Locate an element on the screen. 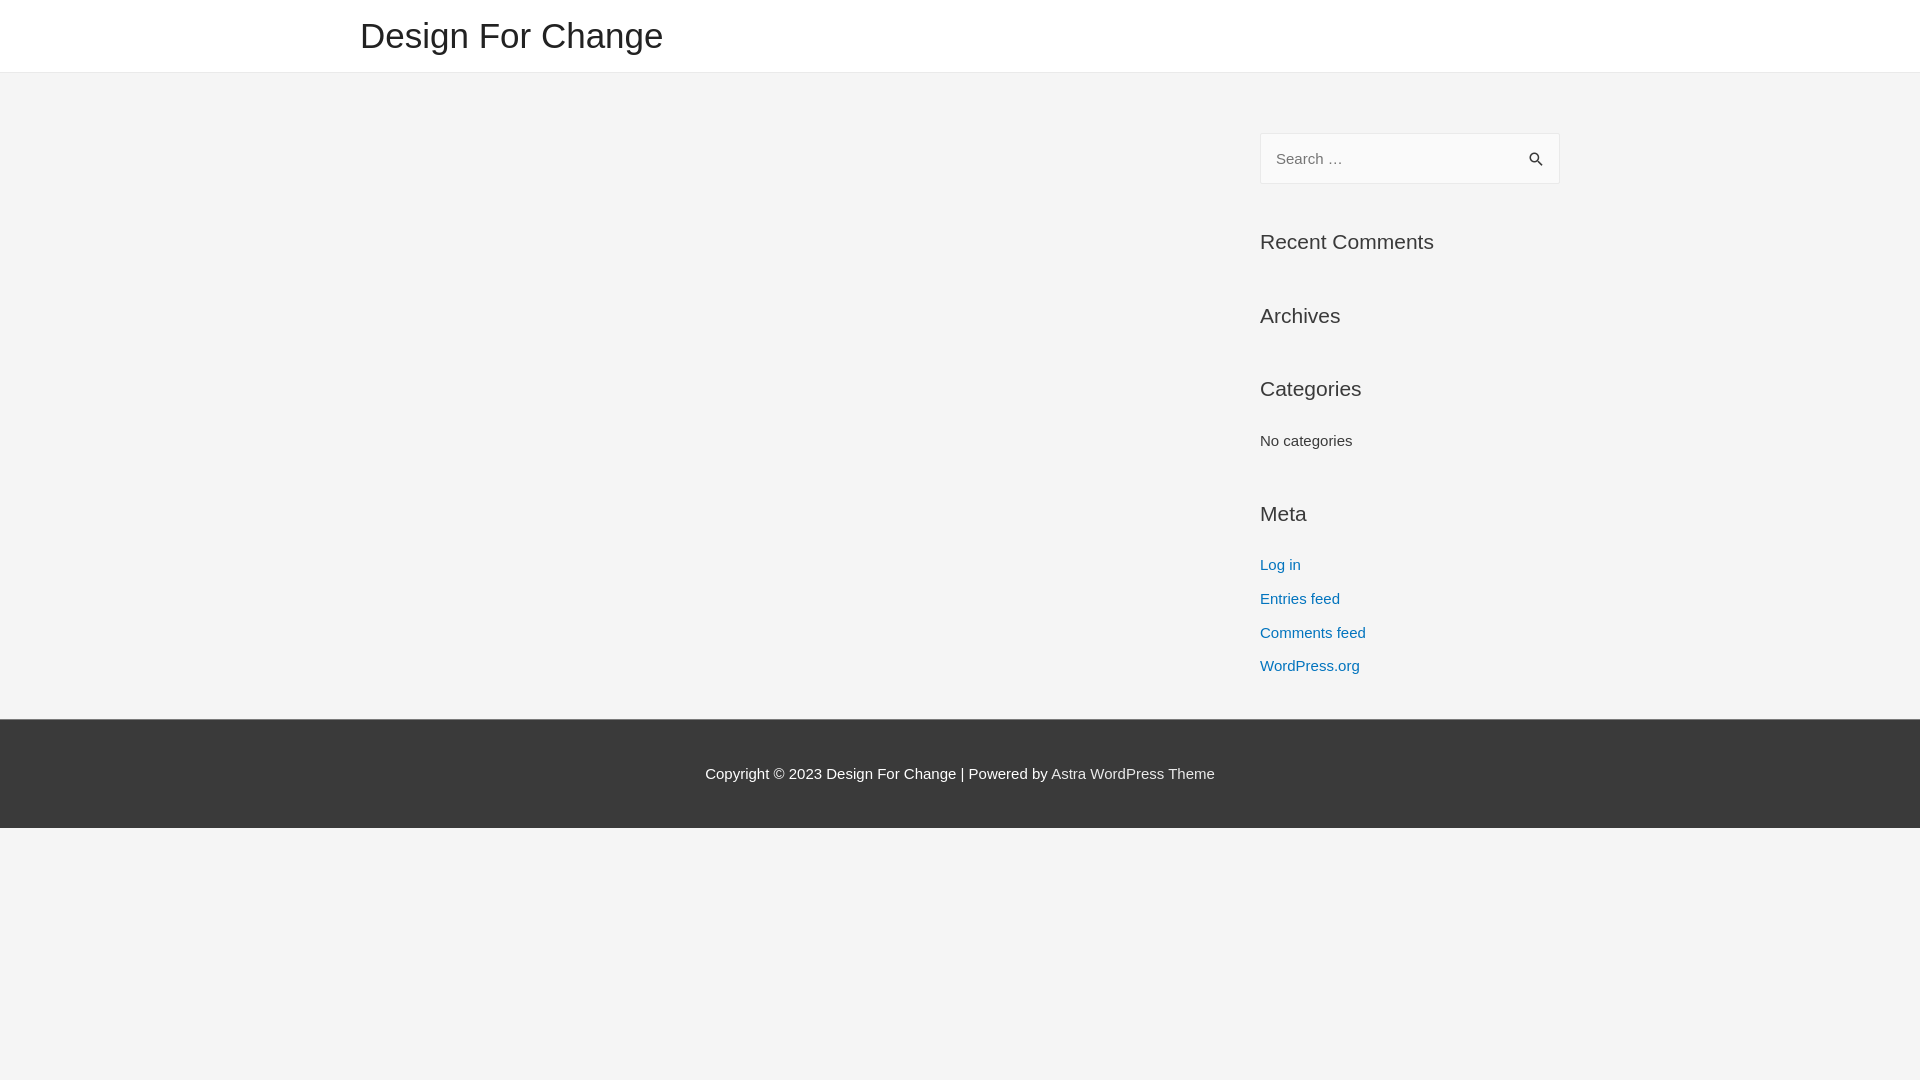 This screenshot has height=1080, width=1920. 'Comments feed' is located at coordinates (1313, 632).